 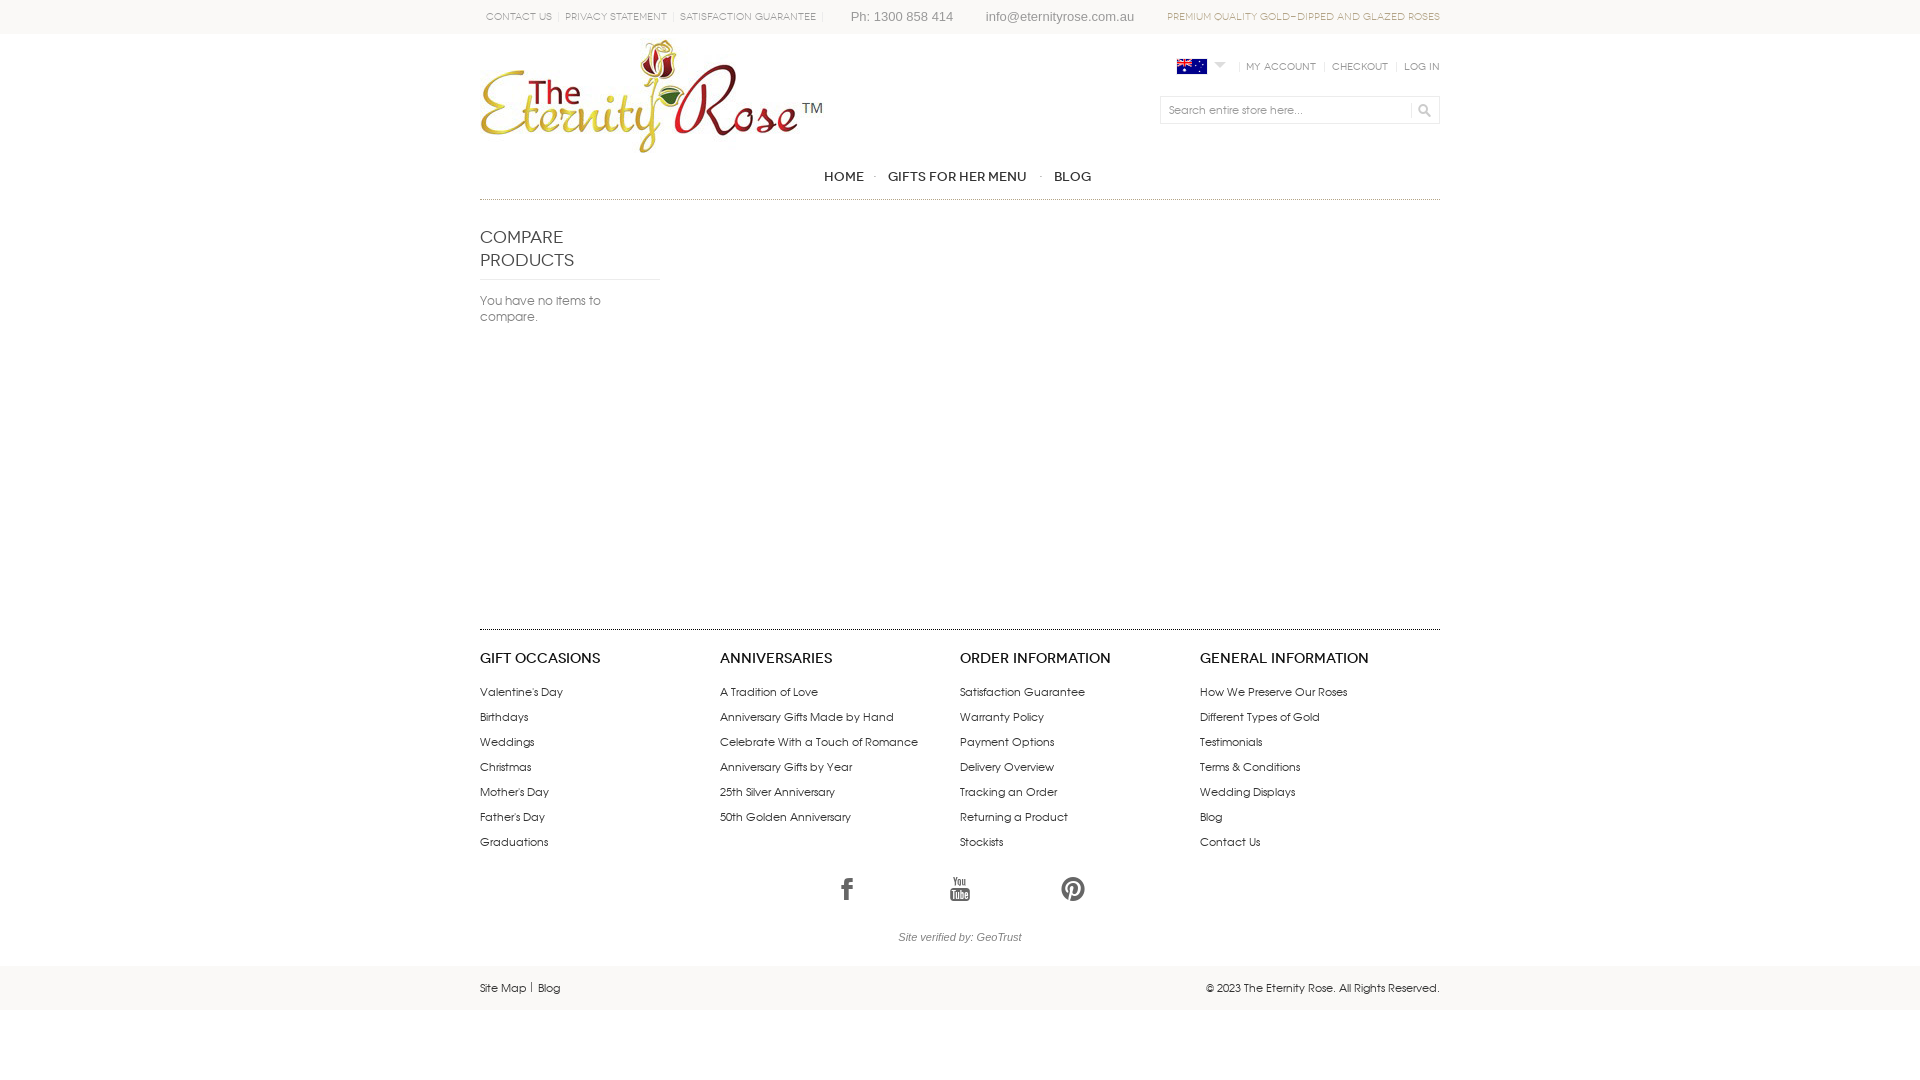 What do you see at coordinates (785, 765) in the screenshot?
I see `'Anniversary Gifts by Year'` at bounding box center [785, 765].